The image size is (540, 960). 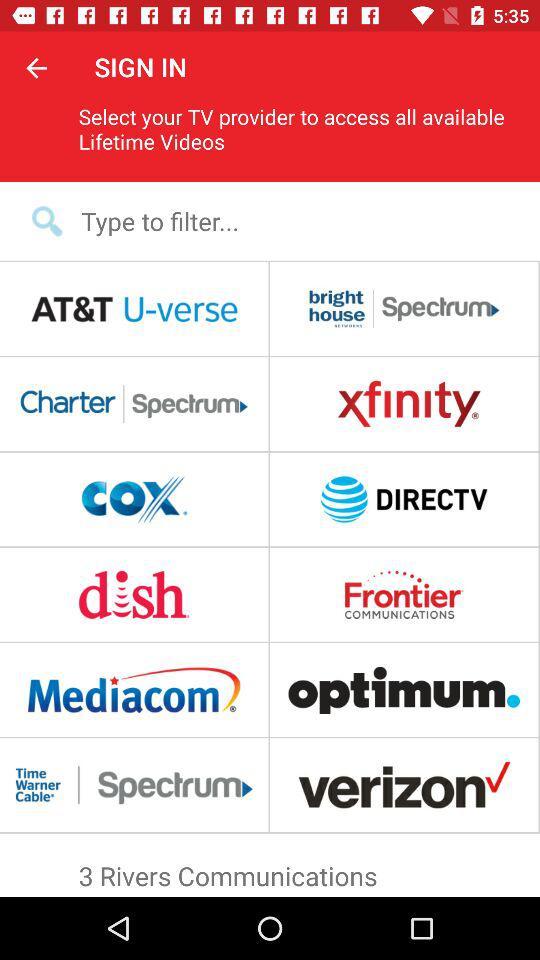 What do you see at coordinates (270, 840) in the screenshot?
I see `the item above 3 rivers communications` at bounding box center [270, 840].